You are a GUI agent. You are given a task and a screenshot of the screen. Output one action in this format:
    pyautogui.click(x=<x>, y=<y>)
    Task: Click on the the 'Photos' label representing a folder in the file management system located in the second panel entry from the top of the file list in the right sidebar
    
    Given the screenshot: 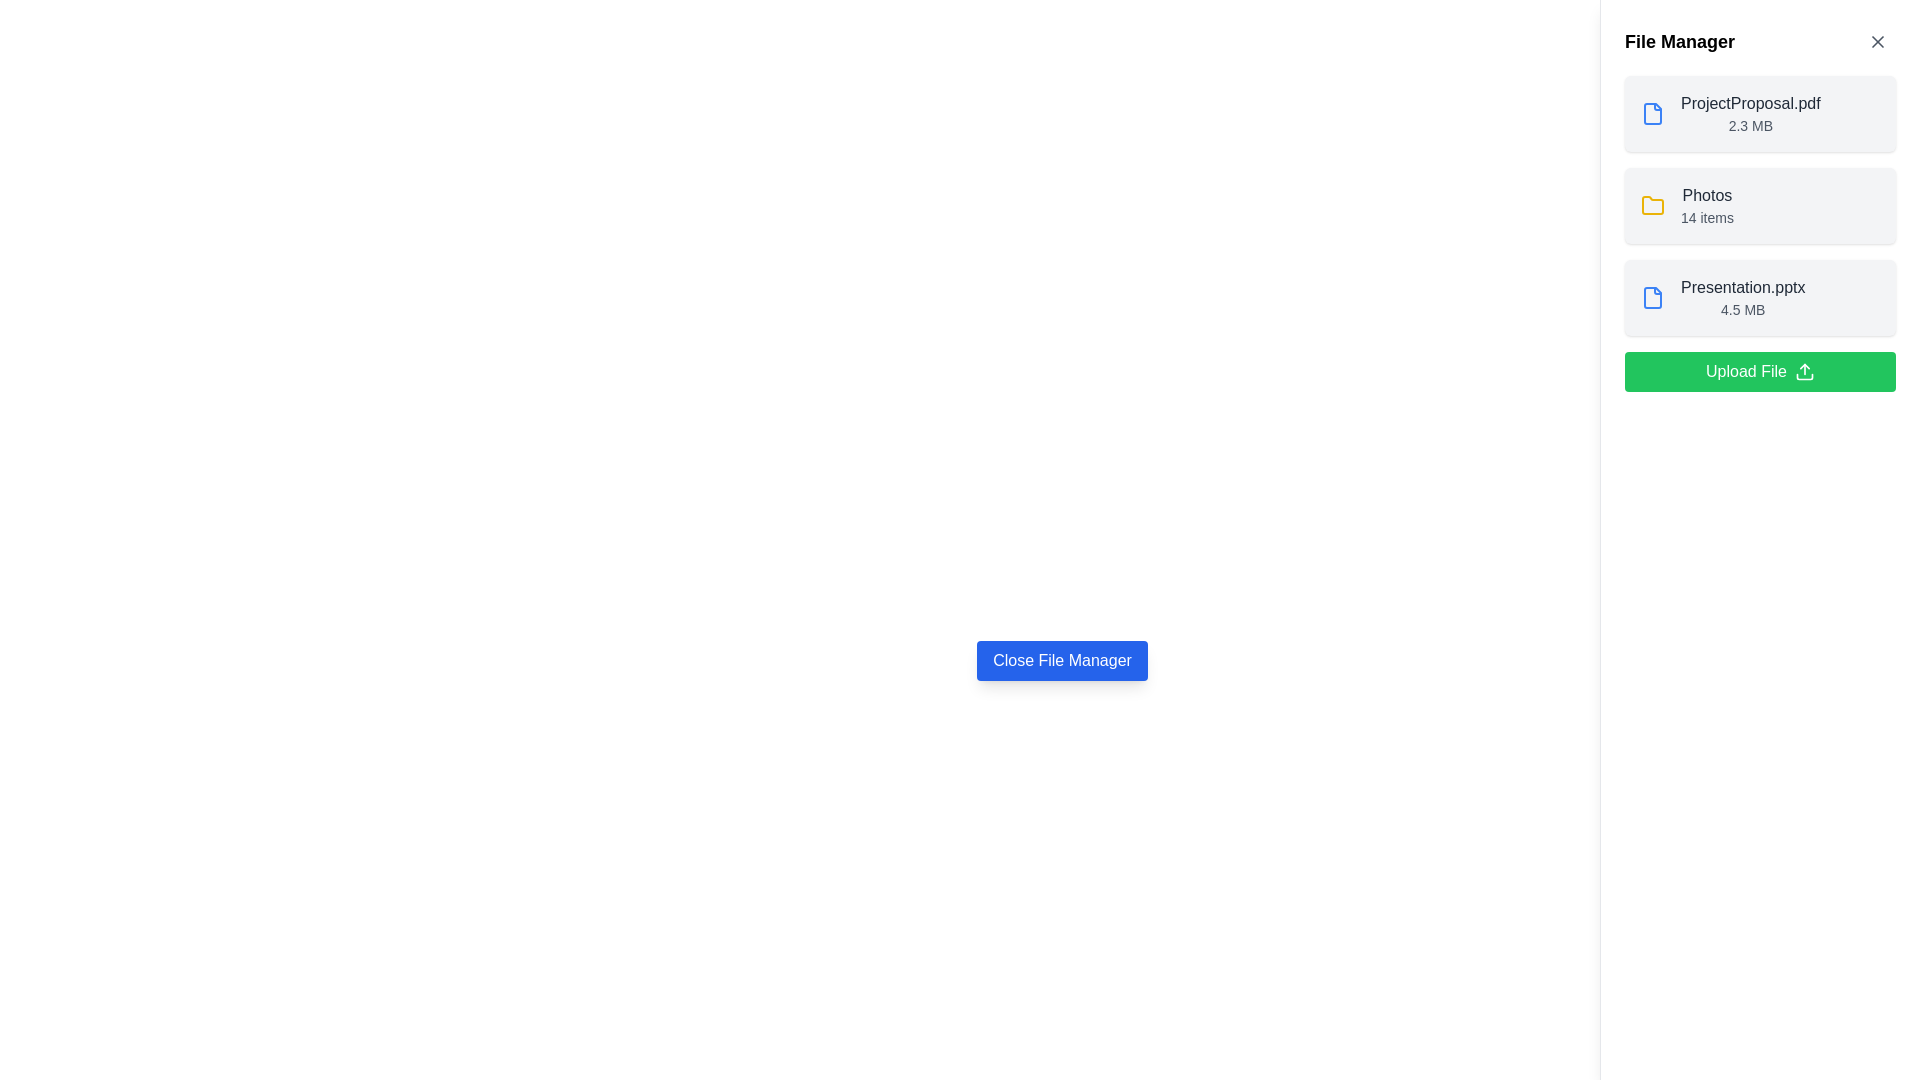 What is the action you would take?
    pyautogui.click(x=1706, y=196)
    